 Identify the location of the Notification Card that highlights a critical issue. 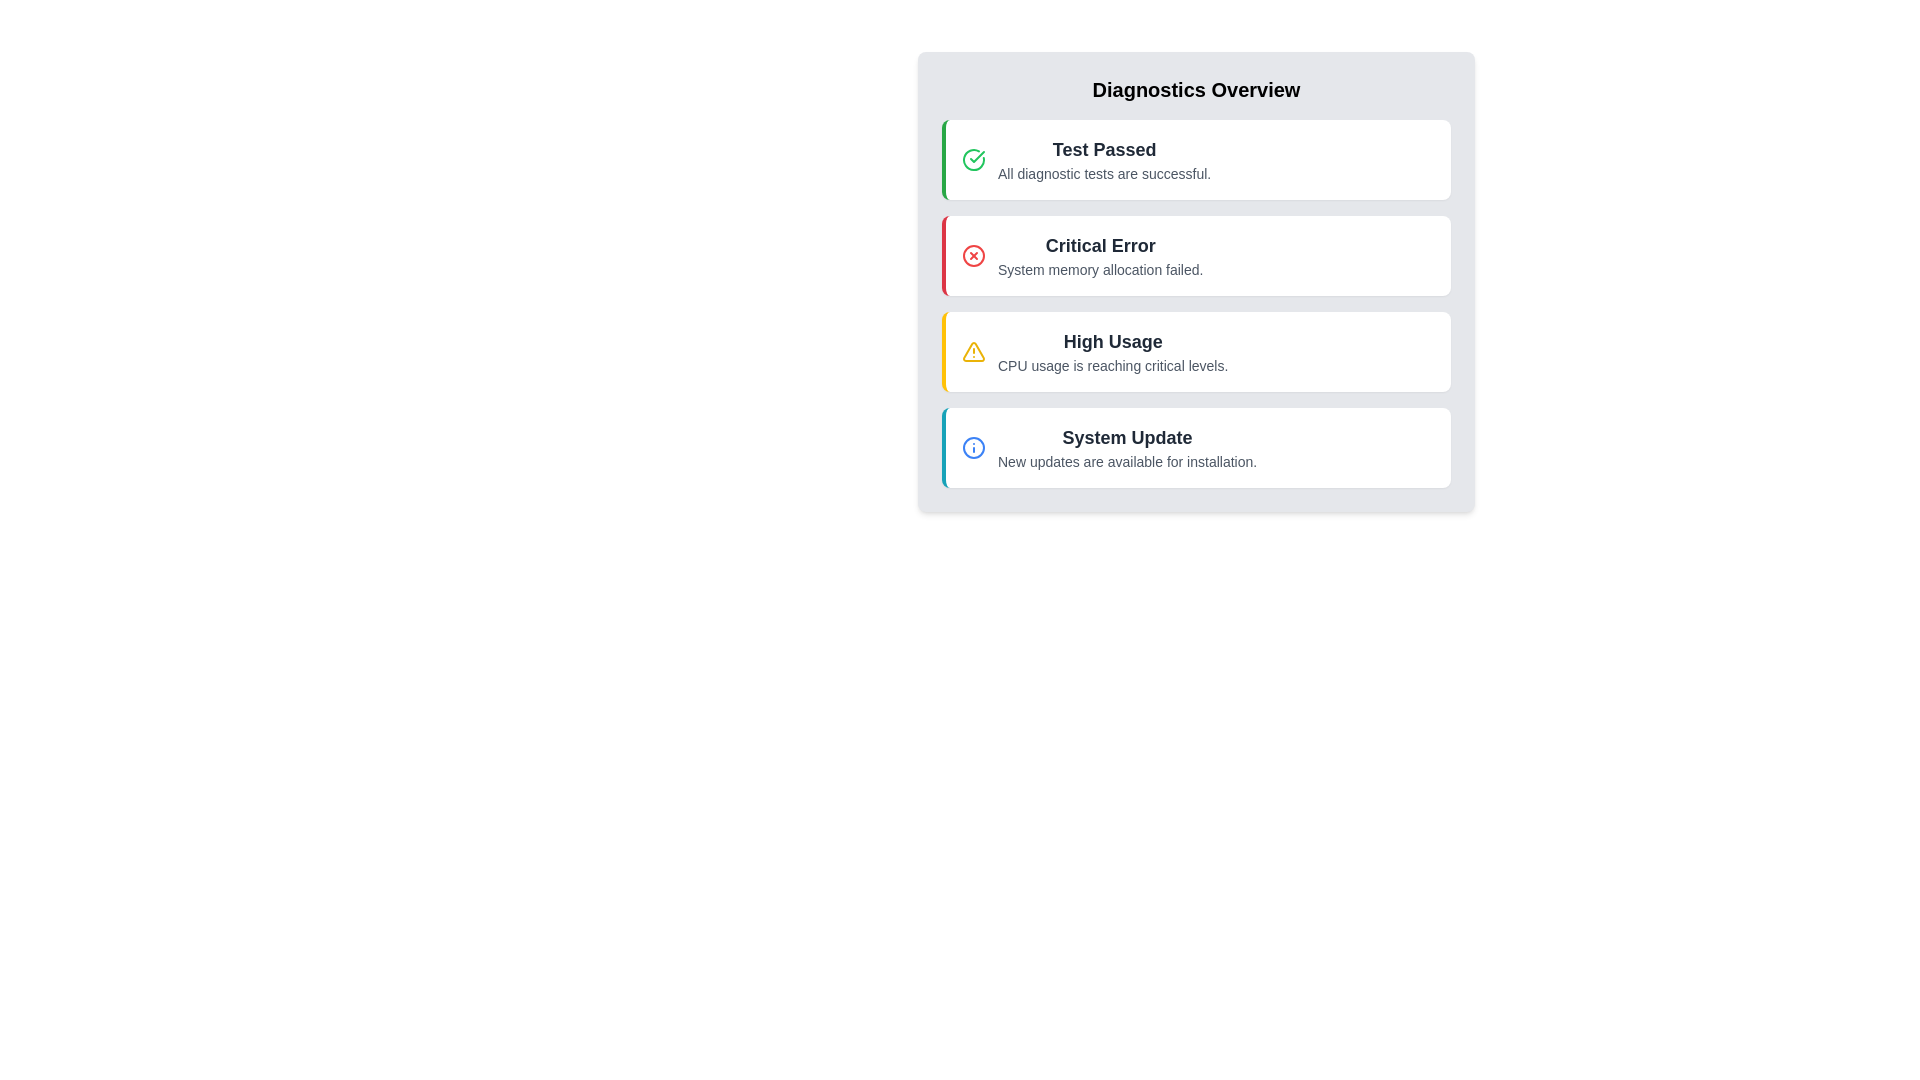
(1196, 281).